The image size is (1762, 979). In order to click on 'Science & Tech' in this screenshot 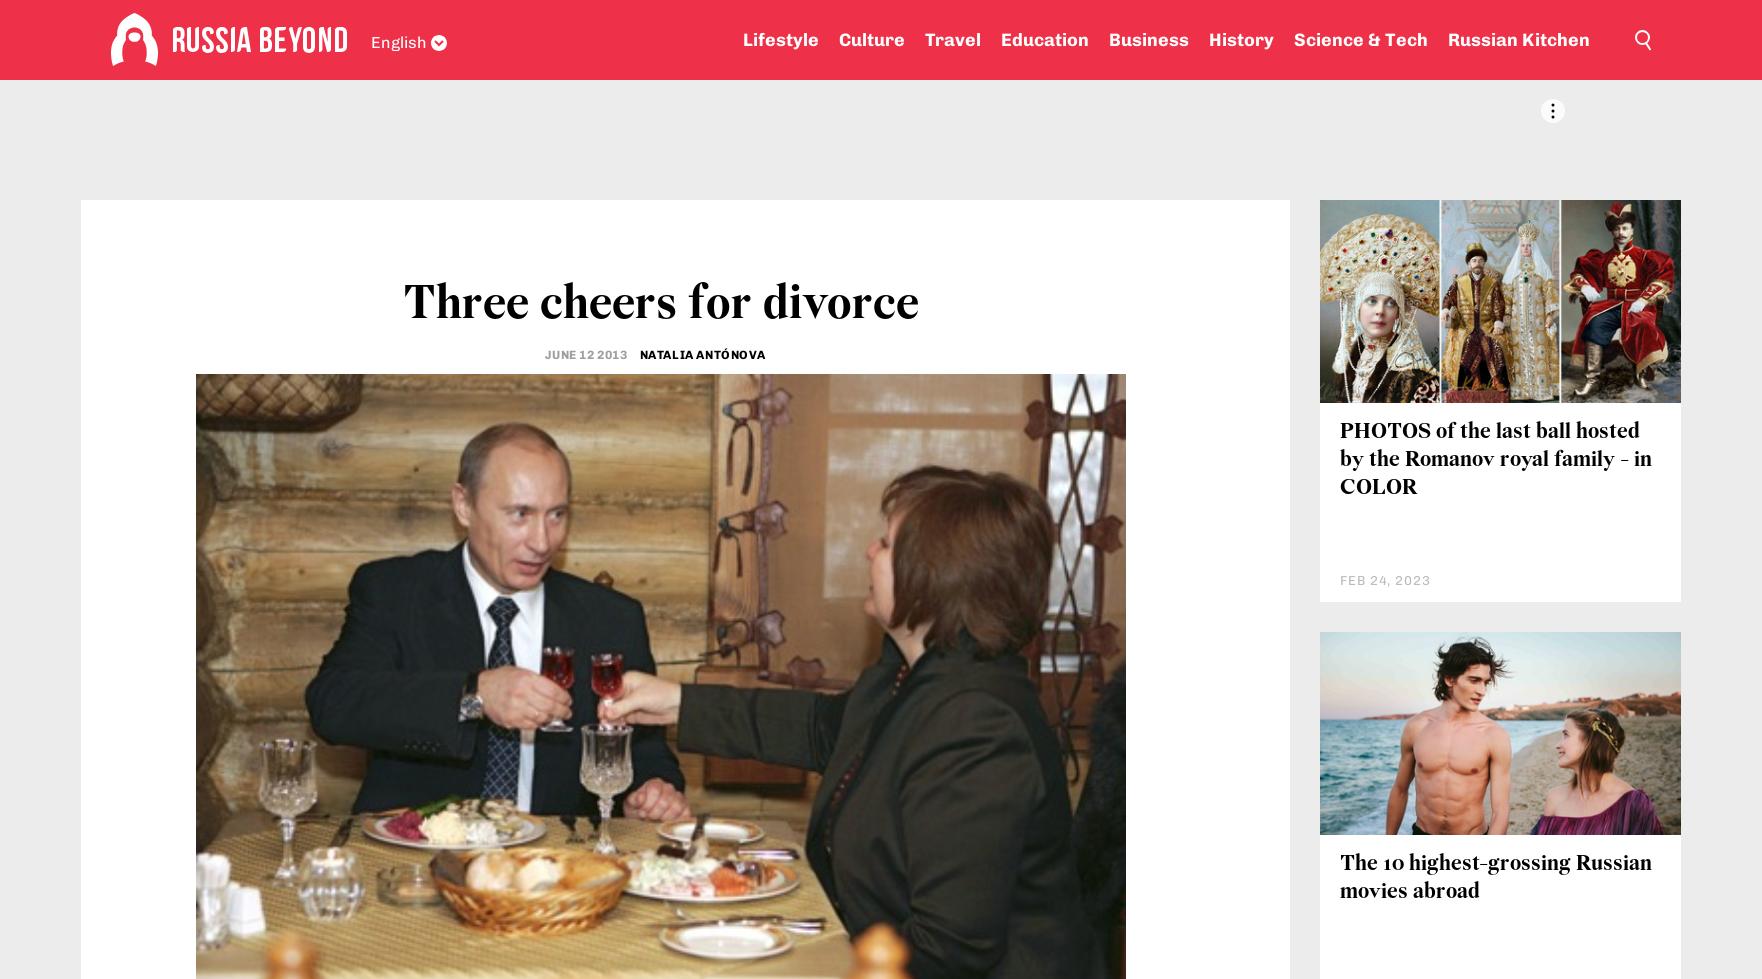, I will do `click(1359, 40)`.